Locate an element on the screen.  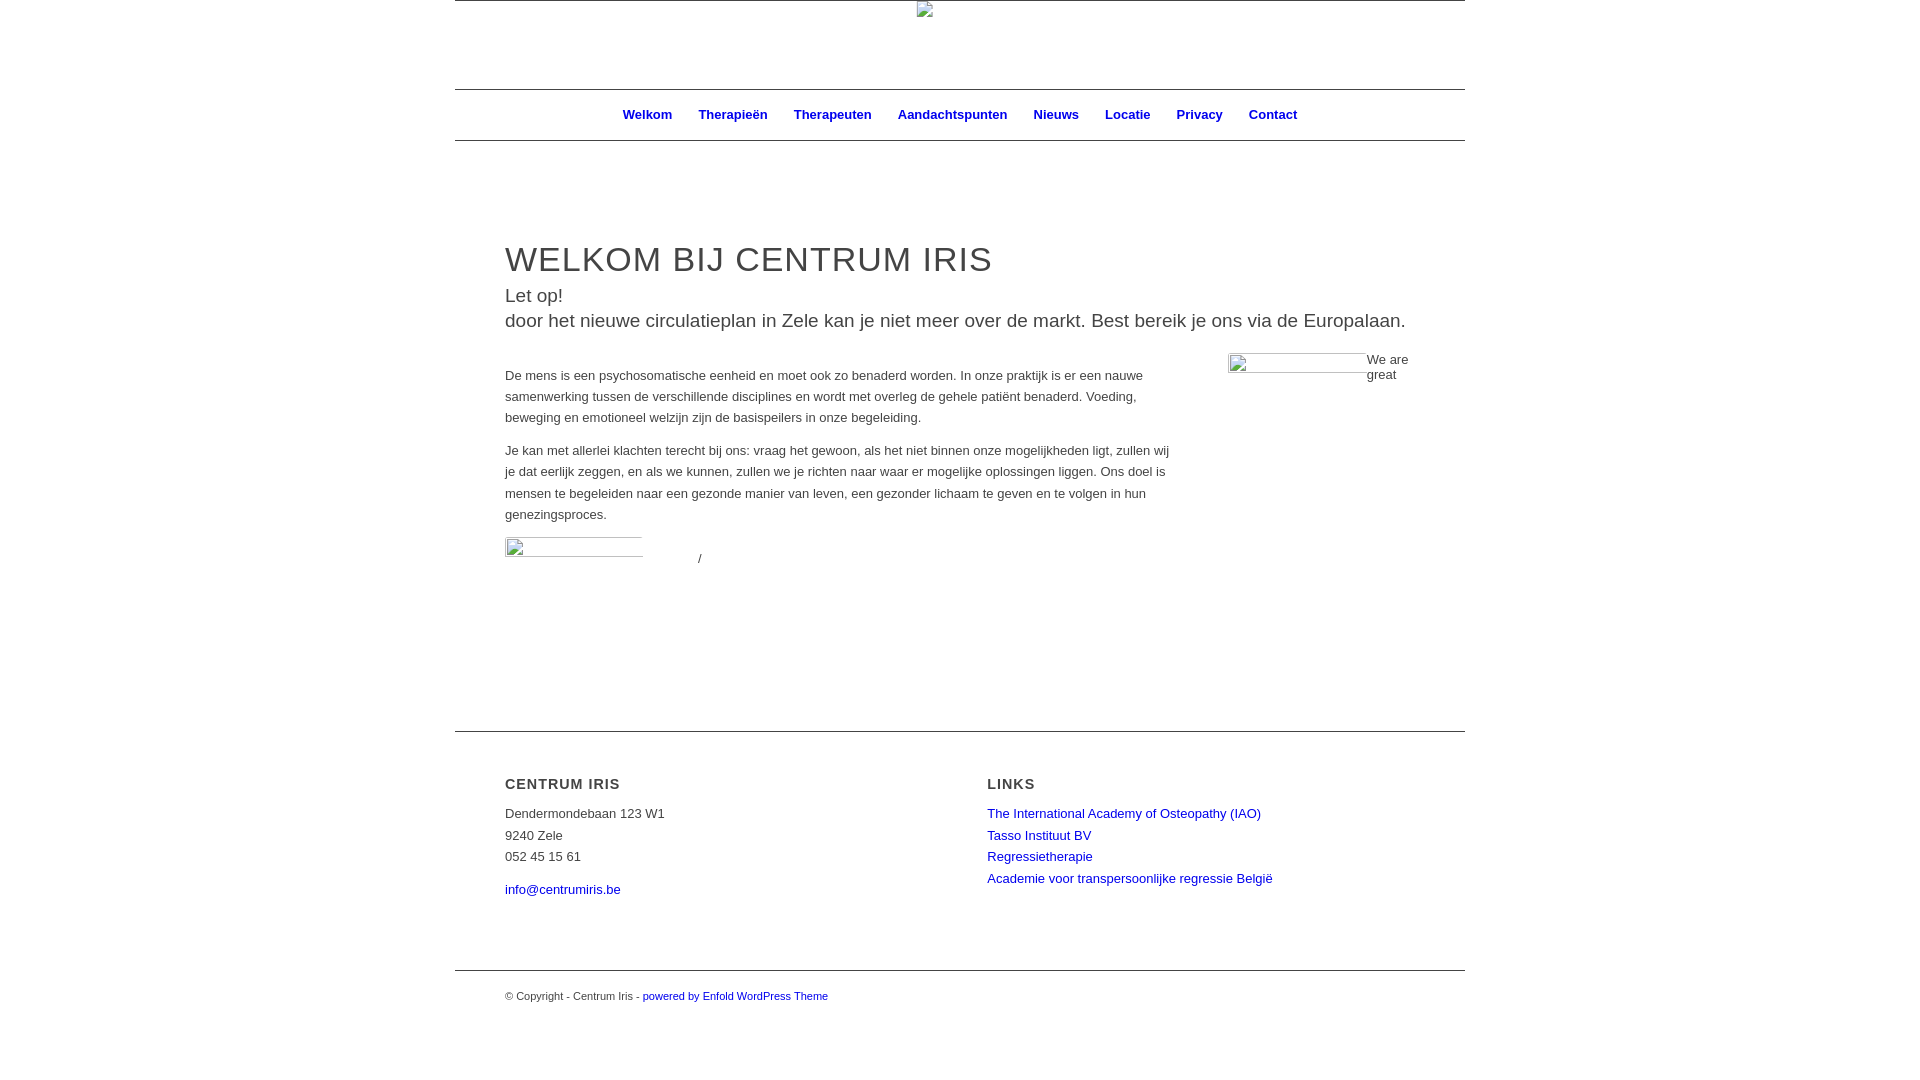
'Nieuws' is located at coordinates (1055, 115).